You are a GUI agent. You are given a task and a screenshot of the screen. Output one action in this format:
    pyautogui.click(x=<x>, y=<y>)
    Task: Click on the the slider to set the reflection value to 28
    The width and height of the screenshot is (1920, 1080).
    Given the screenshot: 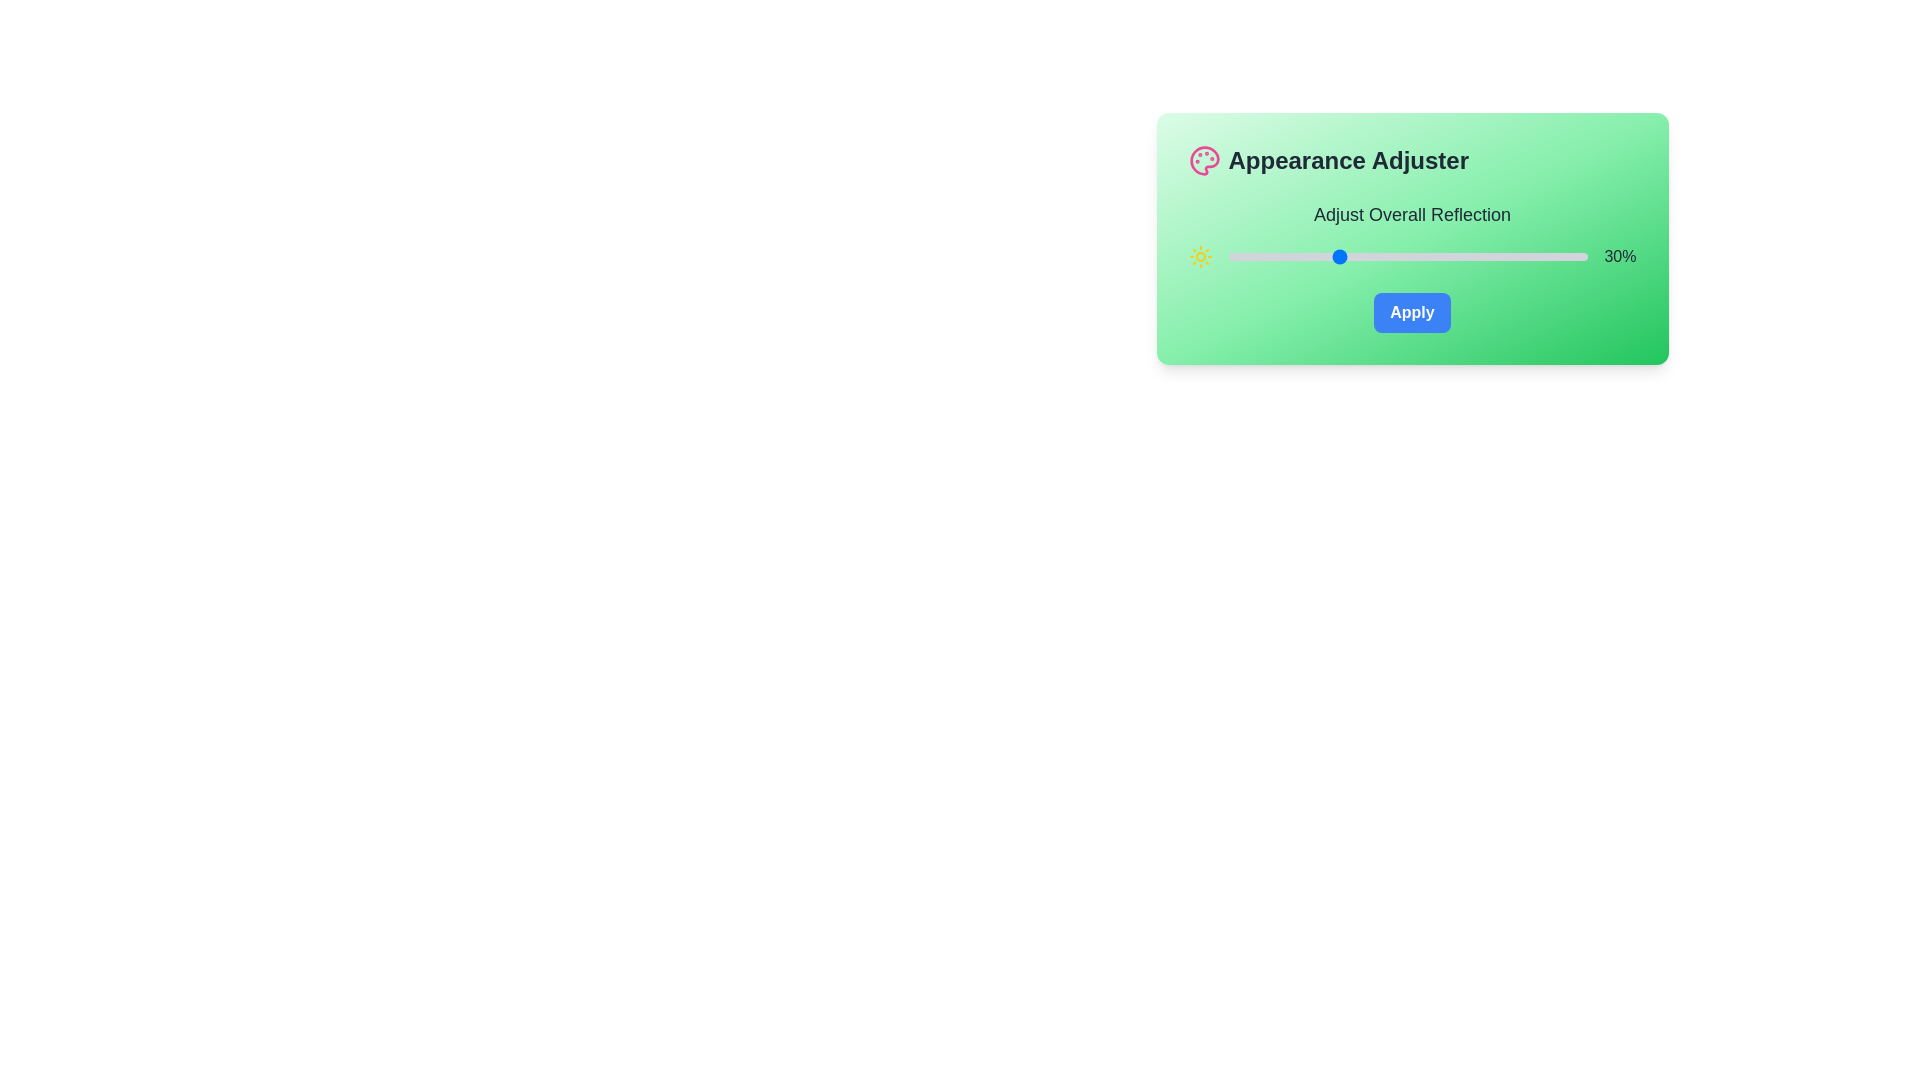 What is the action you would take?
    pyautogui.click(x=1329, y=256)
    